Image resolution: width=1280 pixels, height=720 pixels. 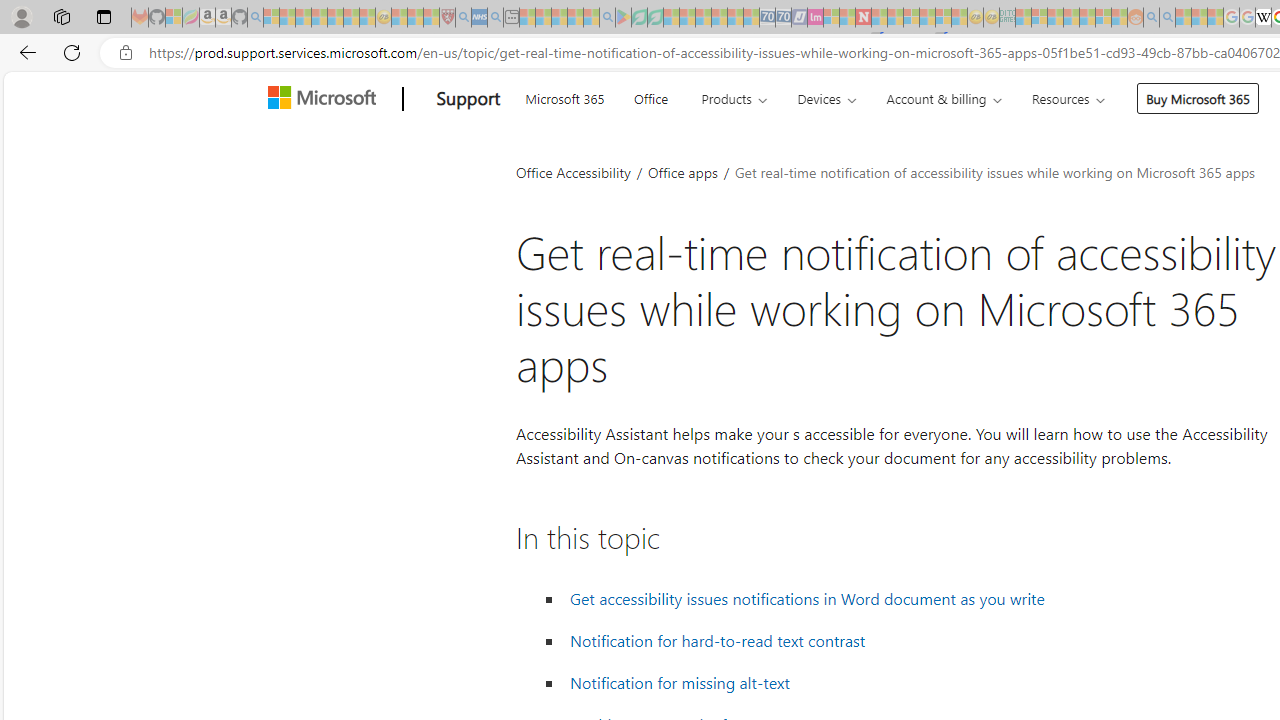 What do you see at coordinates (679, 681) in the screenshot?
I see `' Notification for missing alt-text'` at bounding box center [679, 681].